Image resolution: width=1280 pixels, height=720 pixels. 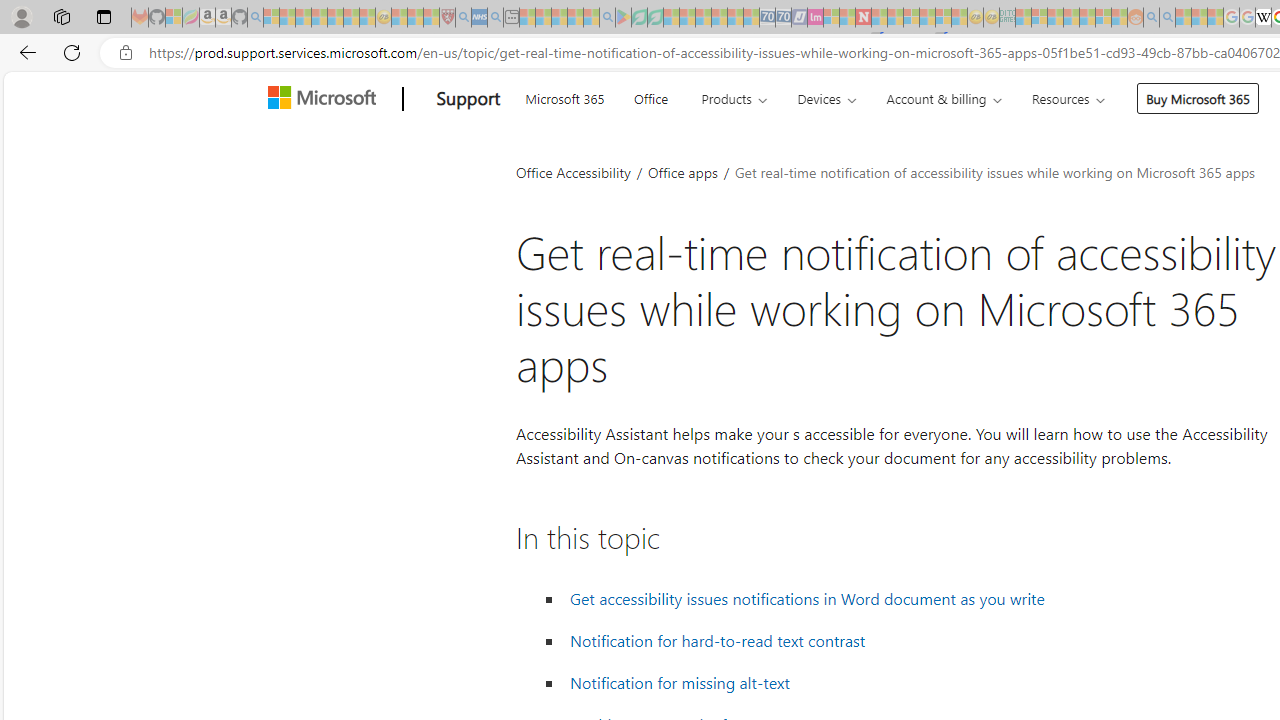 What do you see at coordinates (679, 681) in the screenshot?
I see `' Notification for missing alt-text'` at bounding box center [679, 681].